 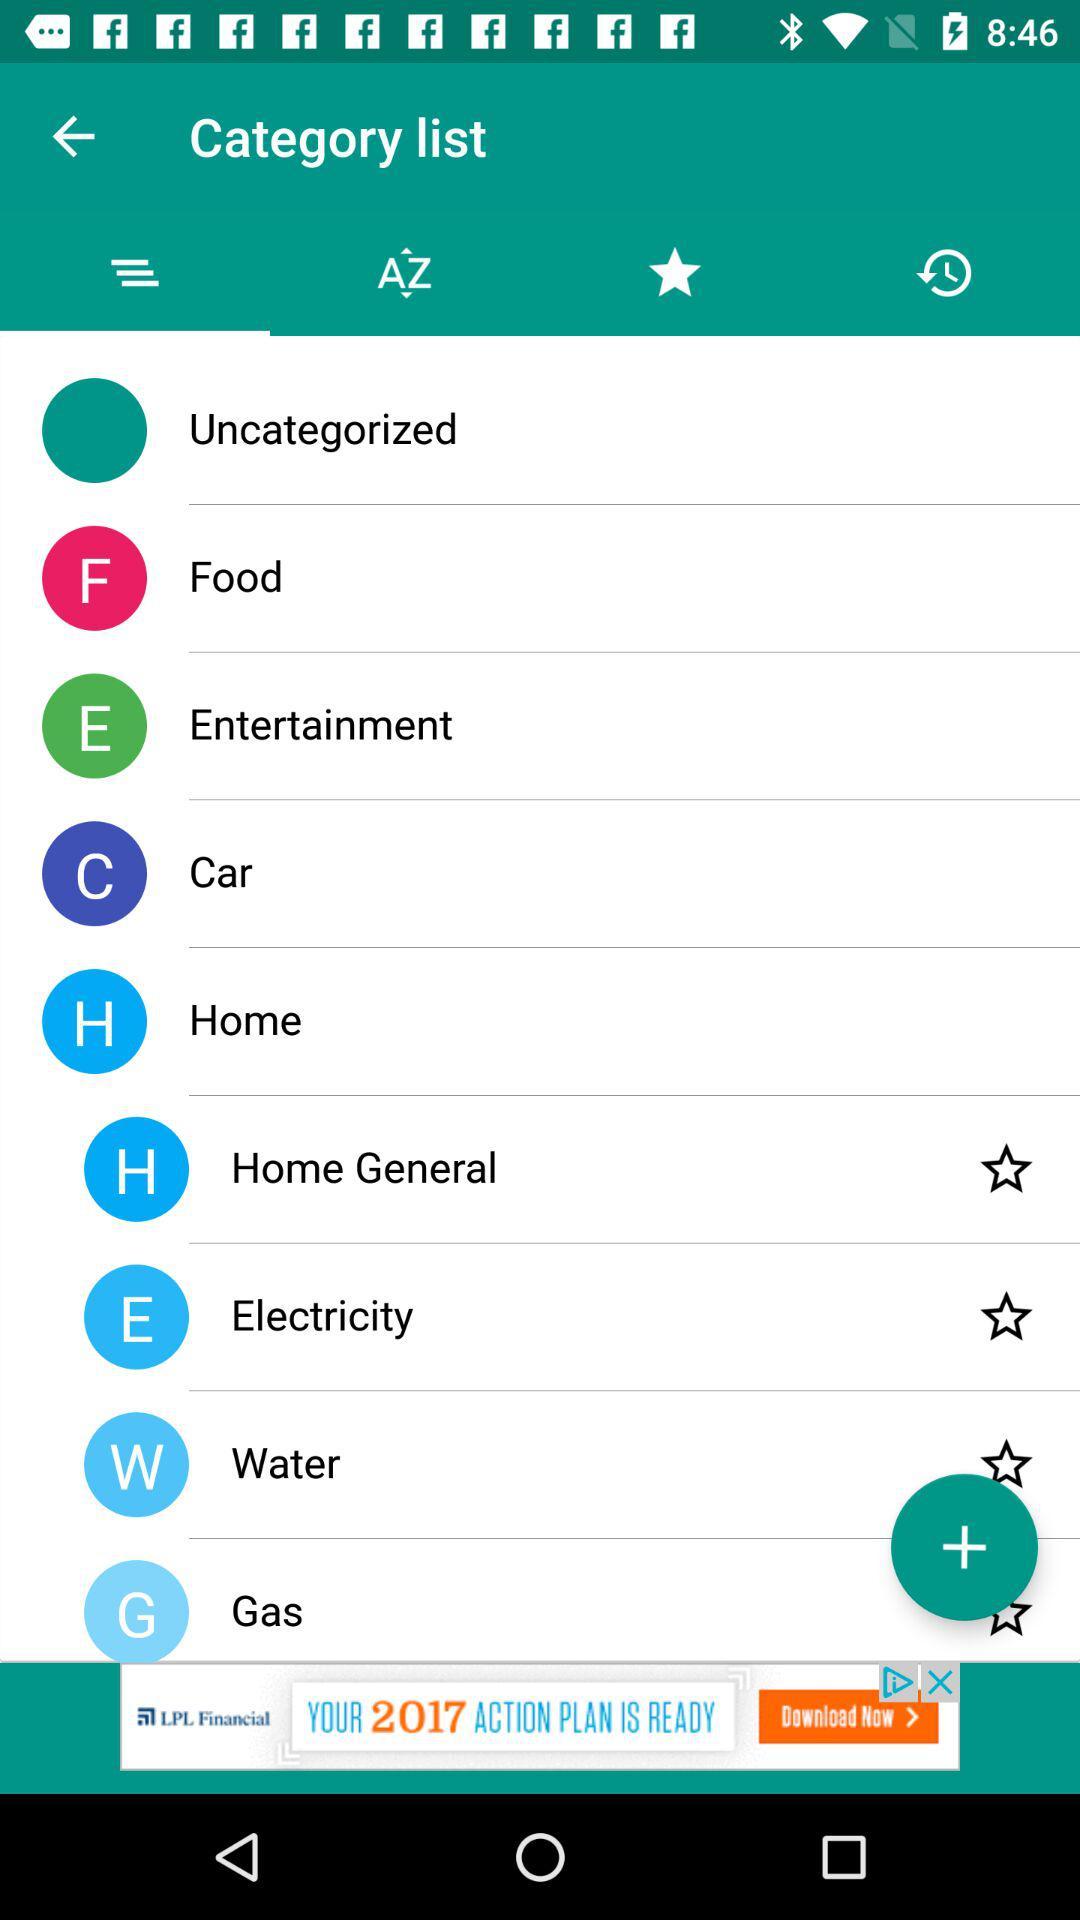 I want to click on favorite, so click(x=1006, y=1169).